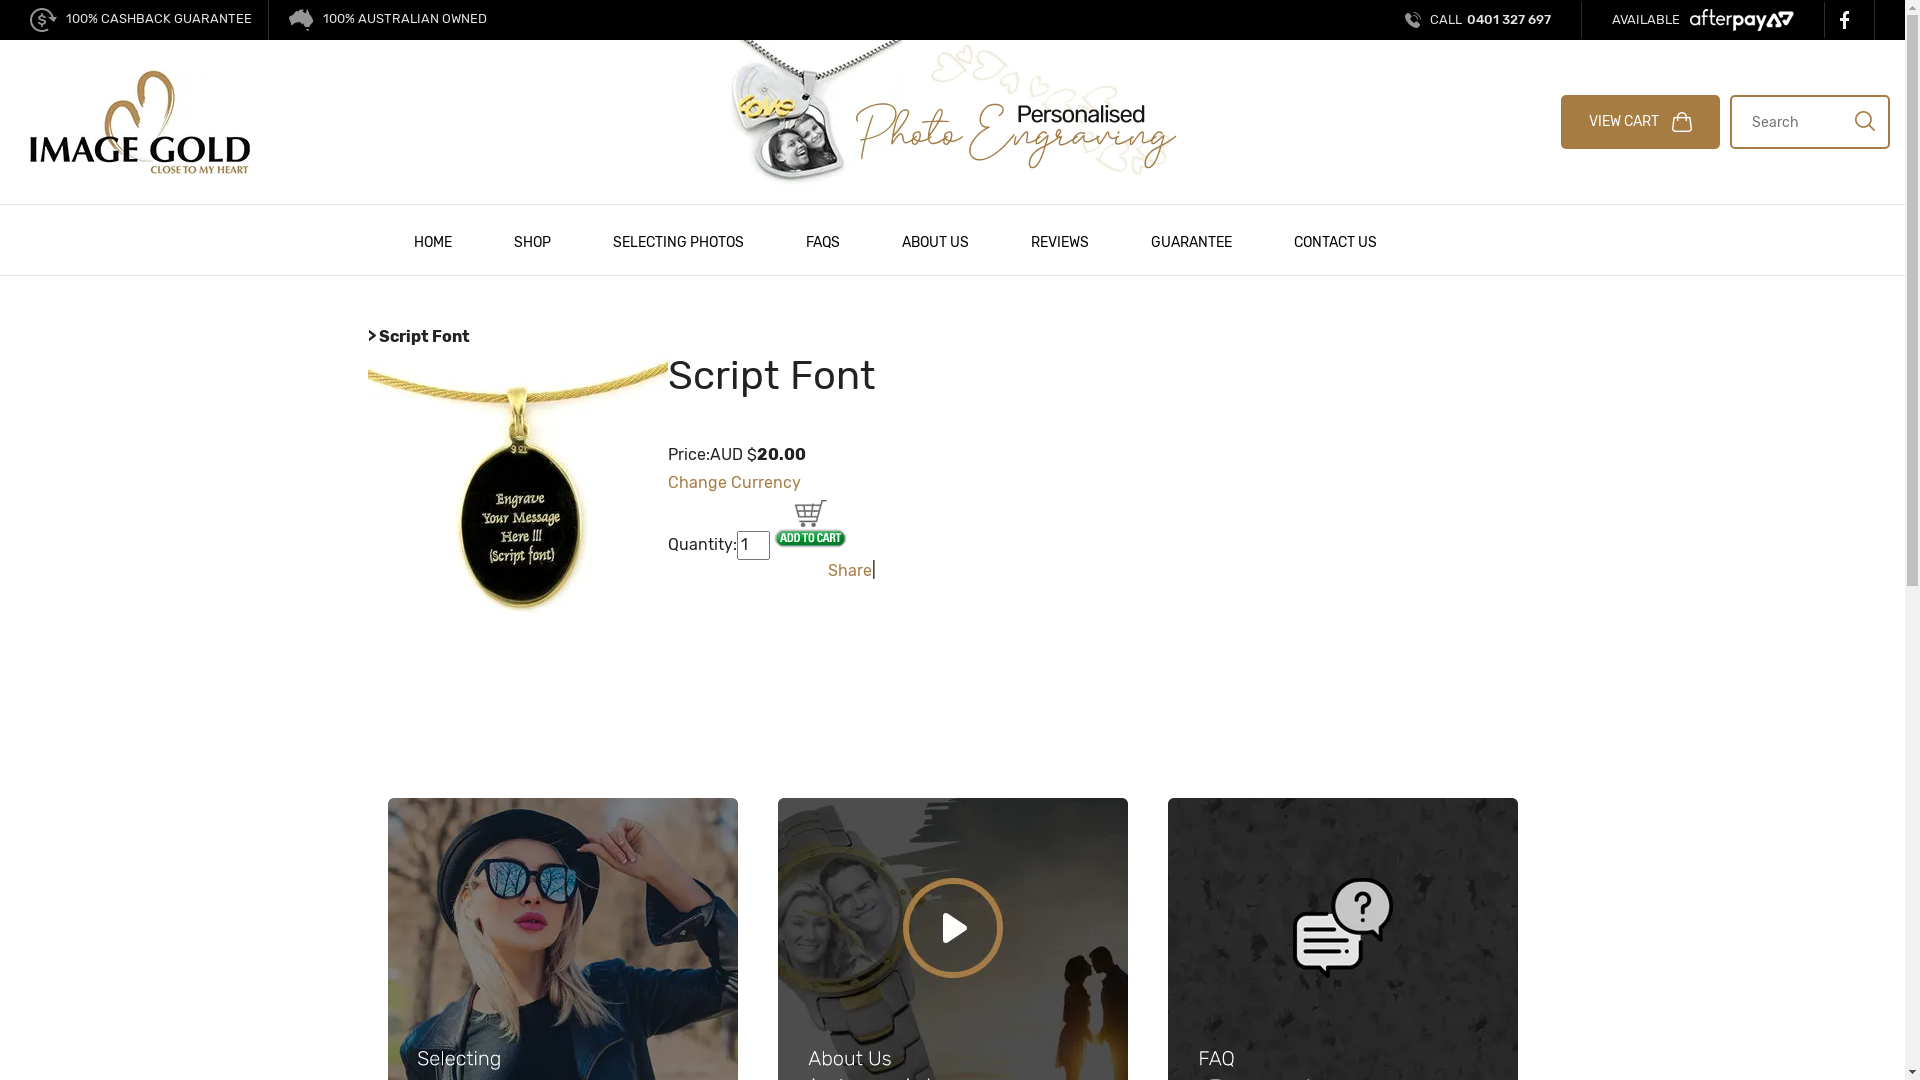 Image resolution: width=1920 pixels, height=1080 pixels. Describe the element at coordinates (1059, 239) in the screenshot. I see `'REVIEWS'` at that location.